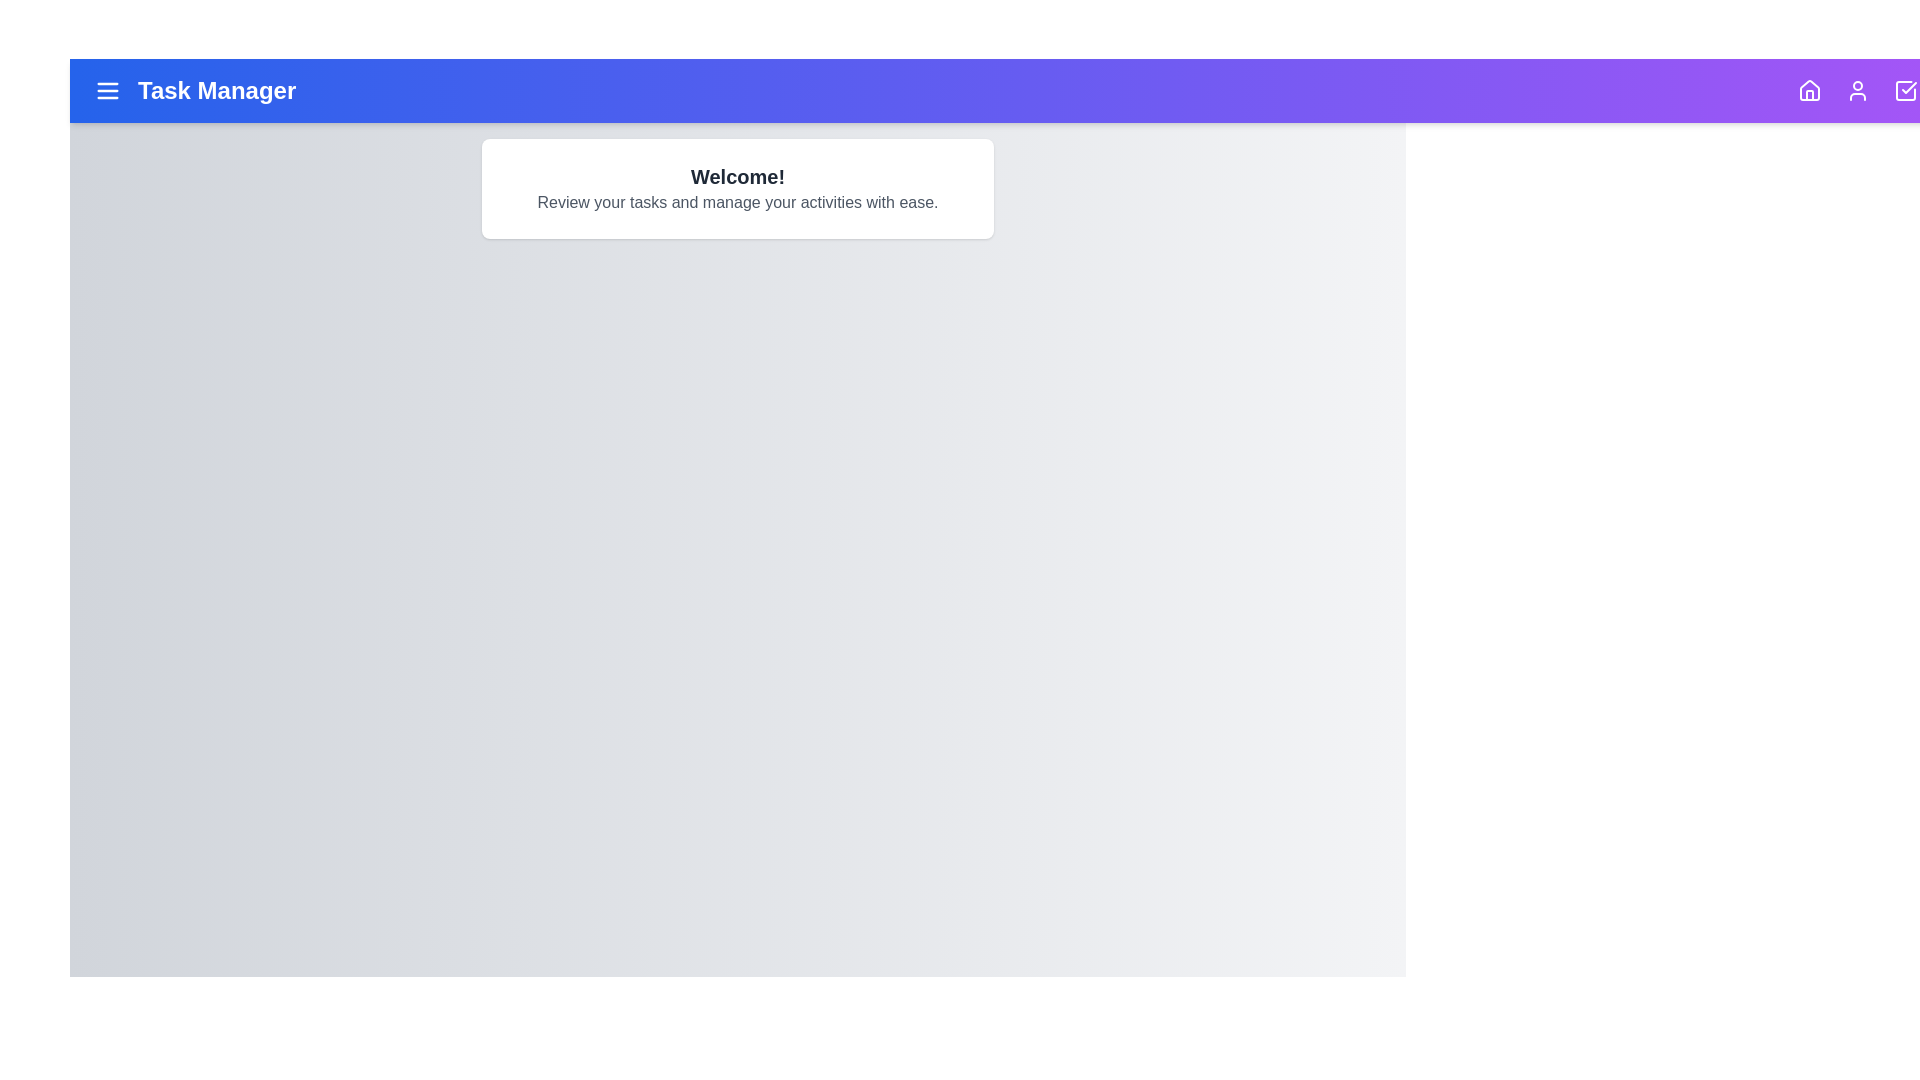 The height and width of the screenshot is (1080, 1920). I want to click on the static text in the main content area, so click(737, 189).